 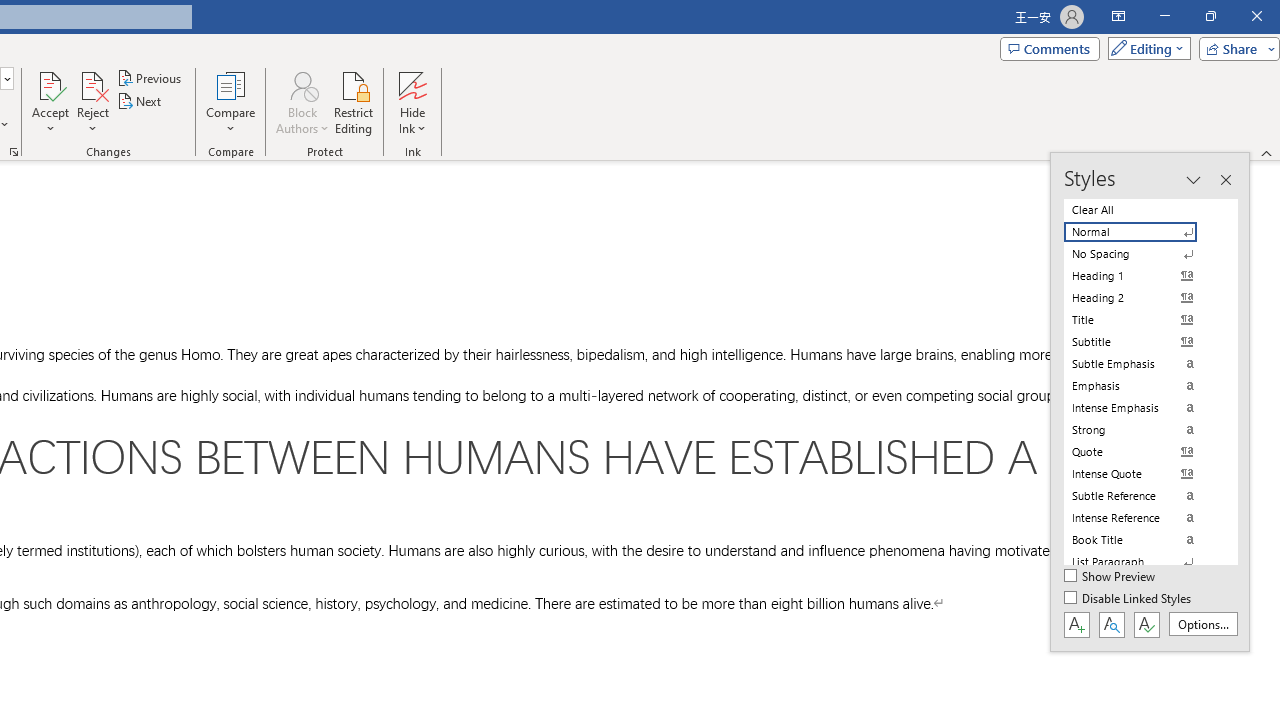 What do you see at coordinates (1142, 517) in the screenshot?
I see `'Intense Reference'` at bounding box center [1142, 517].